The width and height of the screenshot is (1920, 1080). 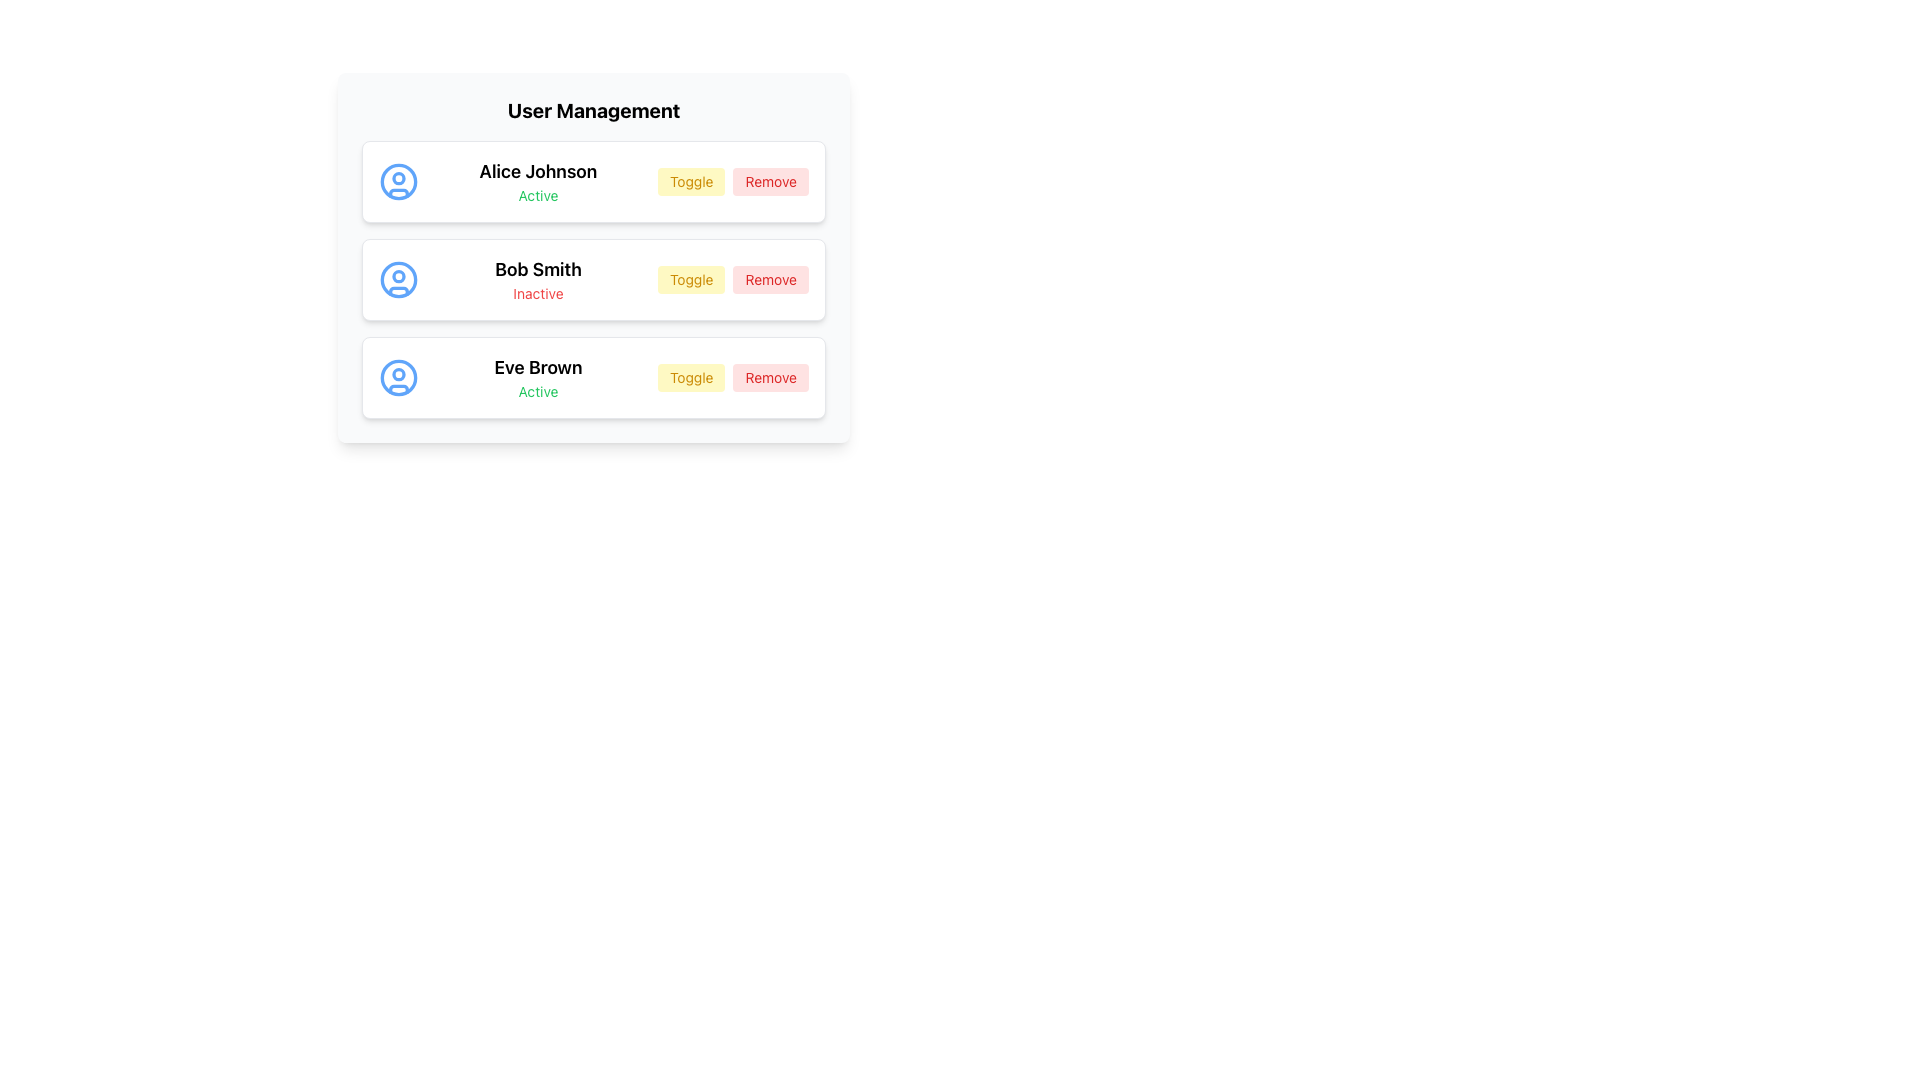 What do you see at coordinates (593, 111) in the screenshot?
I see `text from the Text Label at the top of the user management section, which indicates the purpose of the panel` at bounding box center [593, 111].